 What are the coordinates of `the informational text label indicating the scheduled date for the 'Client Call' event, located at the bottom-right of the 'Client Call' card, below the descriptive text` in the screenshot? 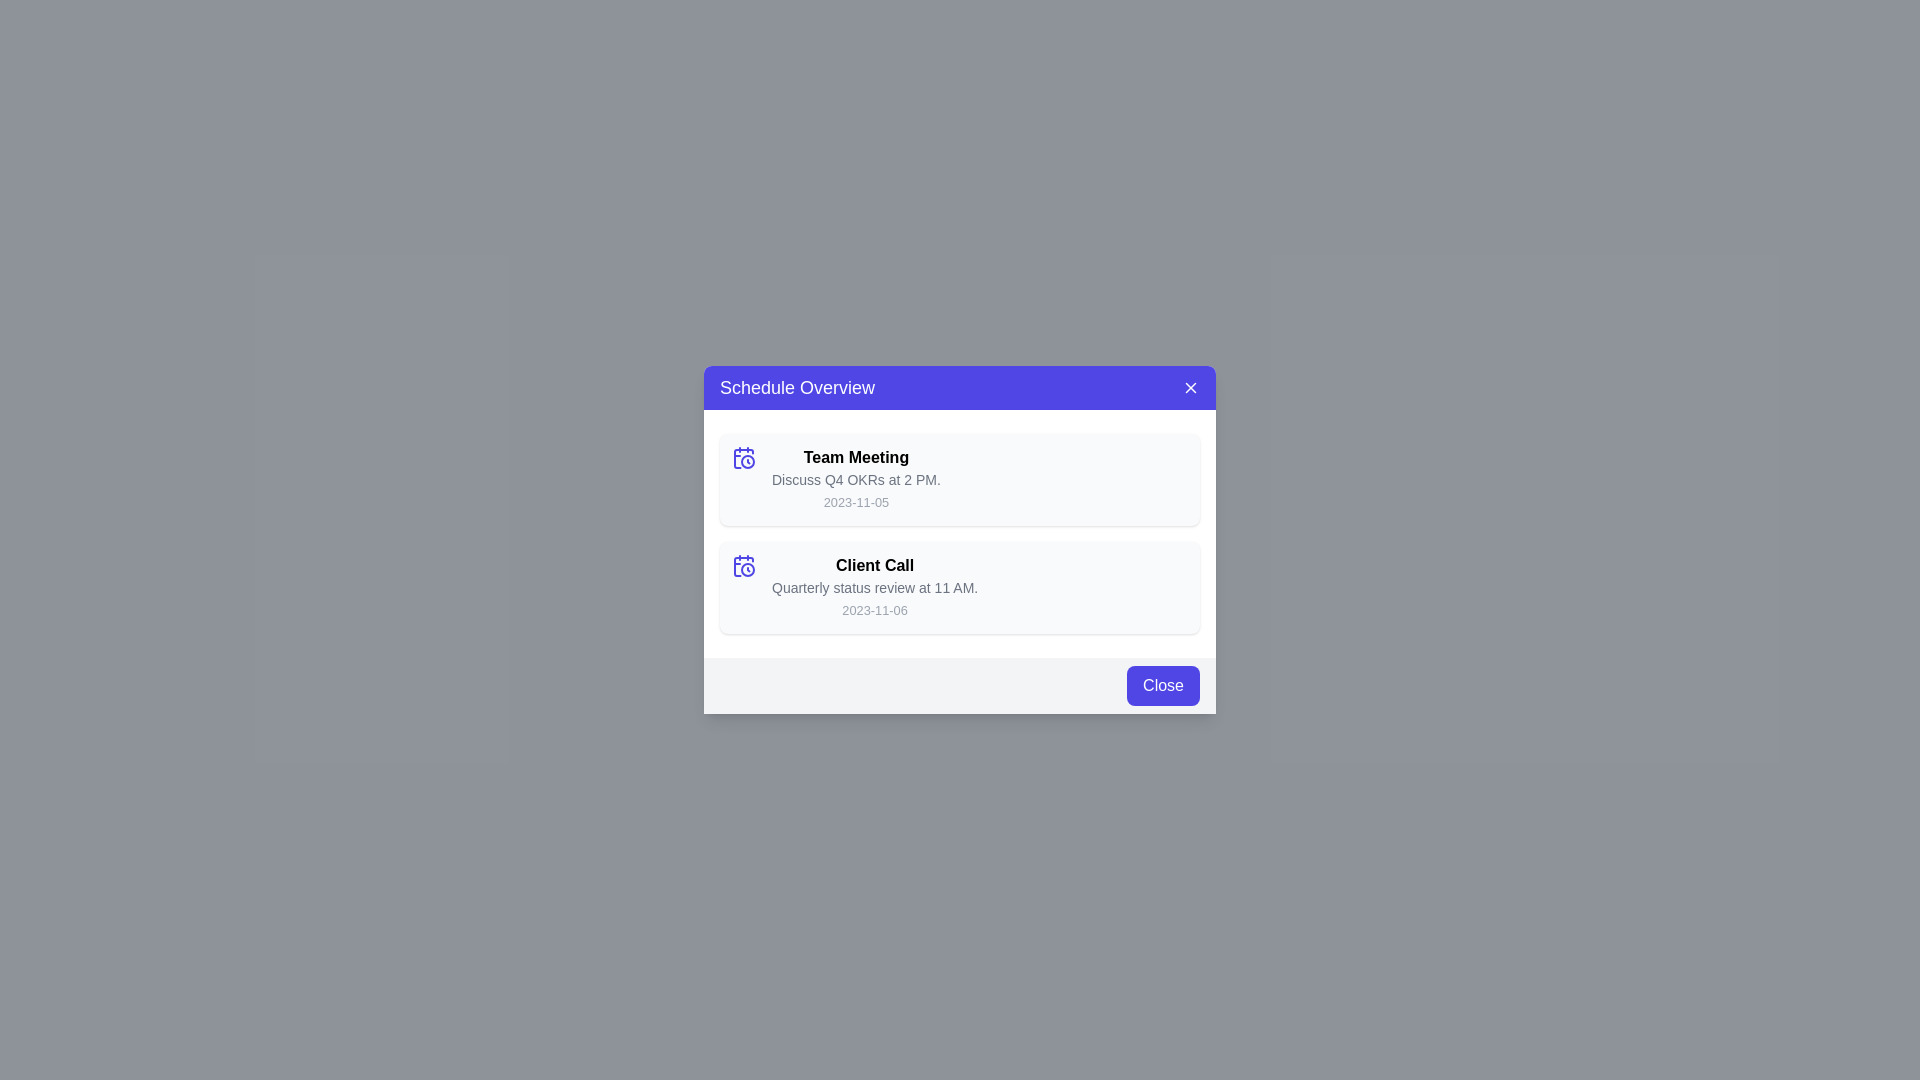 It's located at (875, 609).